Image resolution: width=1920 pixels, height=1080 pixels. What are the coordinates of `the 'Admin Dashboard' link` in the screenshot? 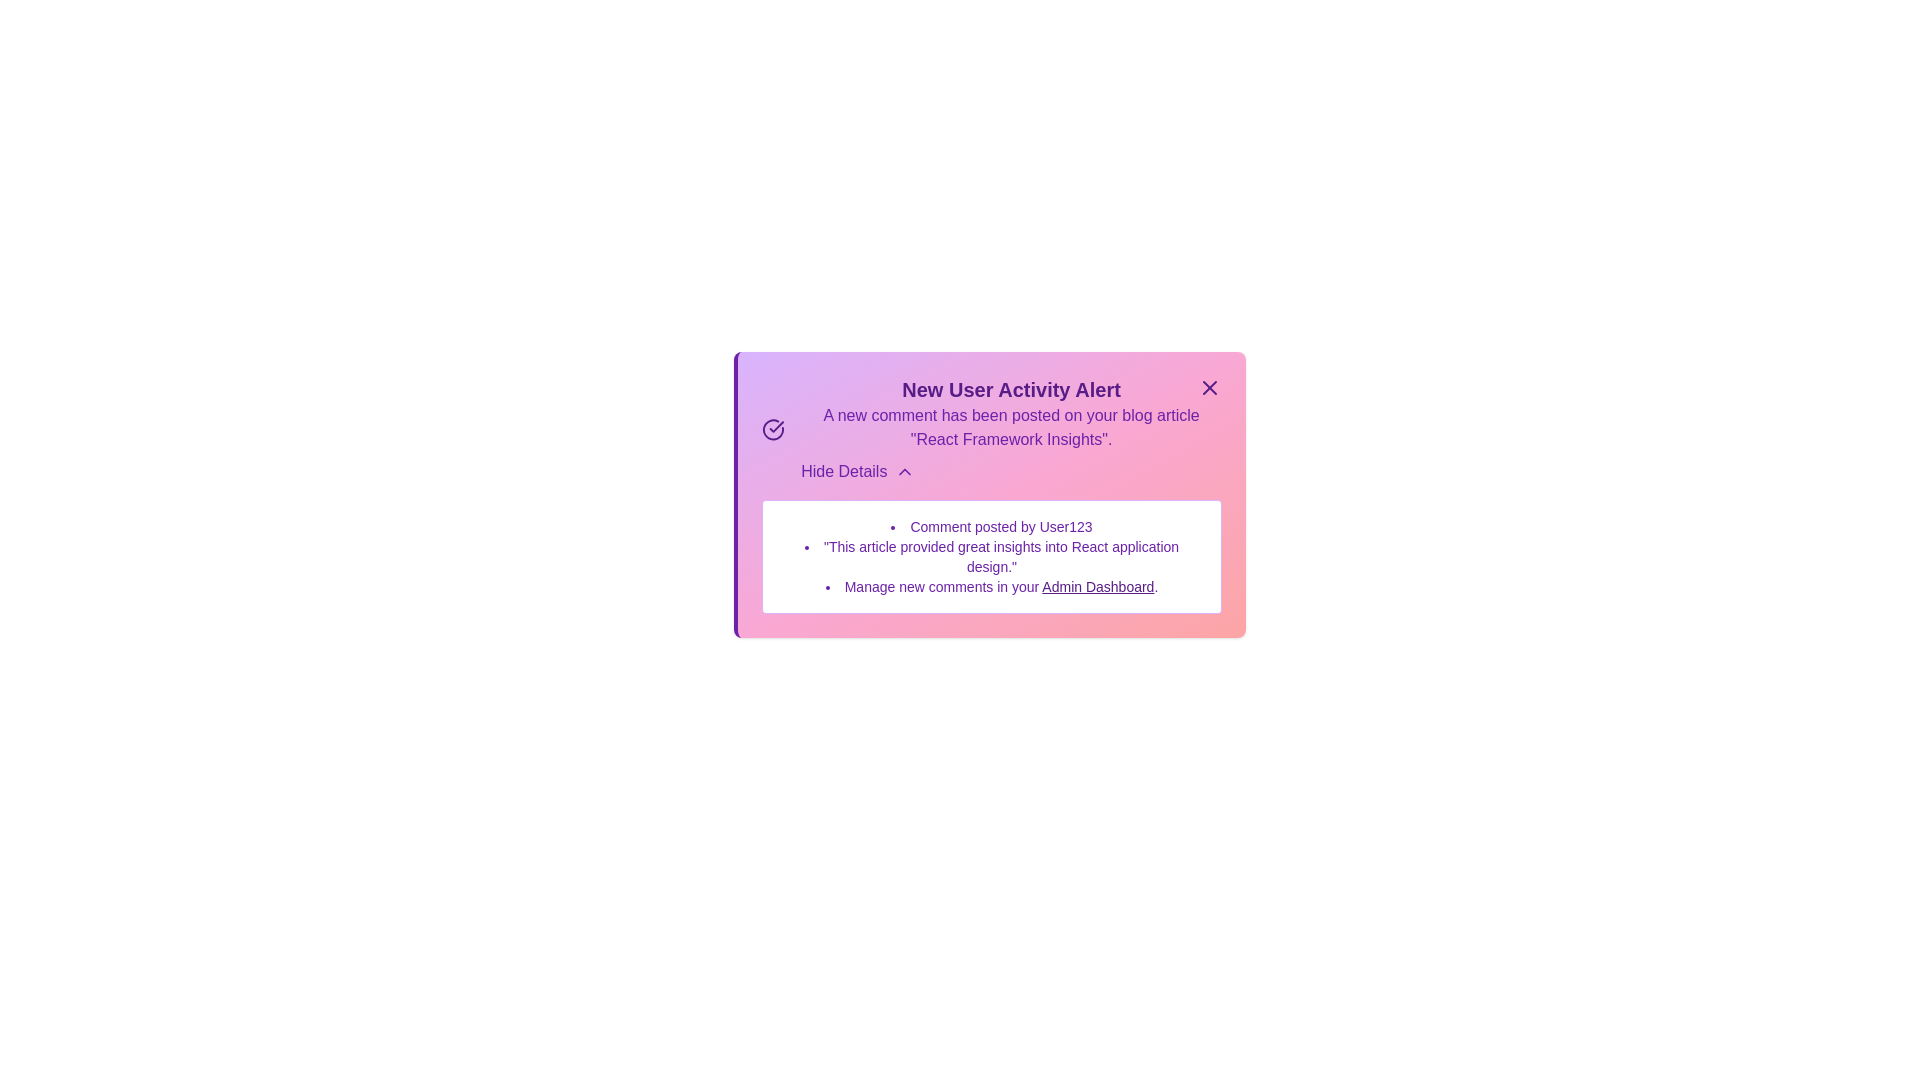 It's located at (1097, 585).